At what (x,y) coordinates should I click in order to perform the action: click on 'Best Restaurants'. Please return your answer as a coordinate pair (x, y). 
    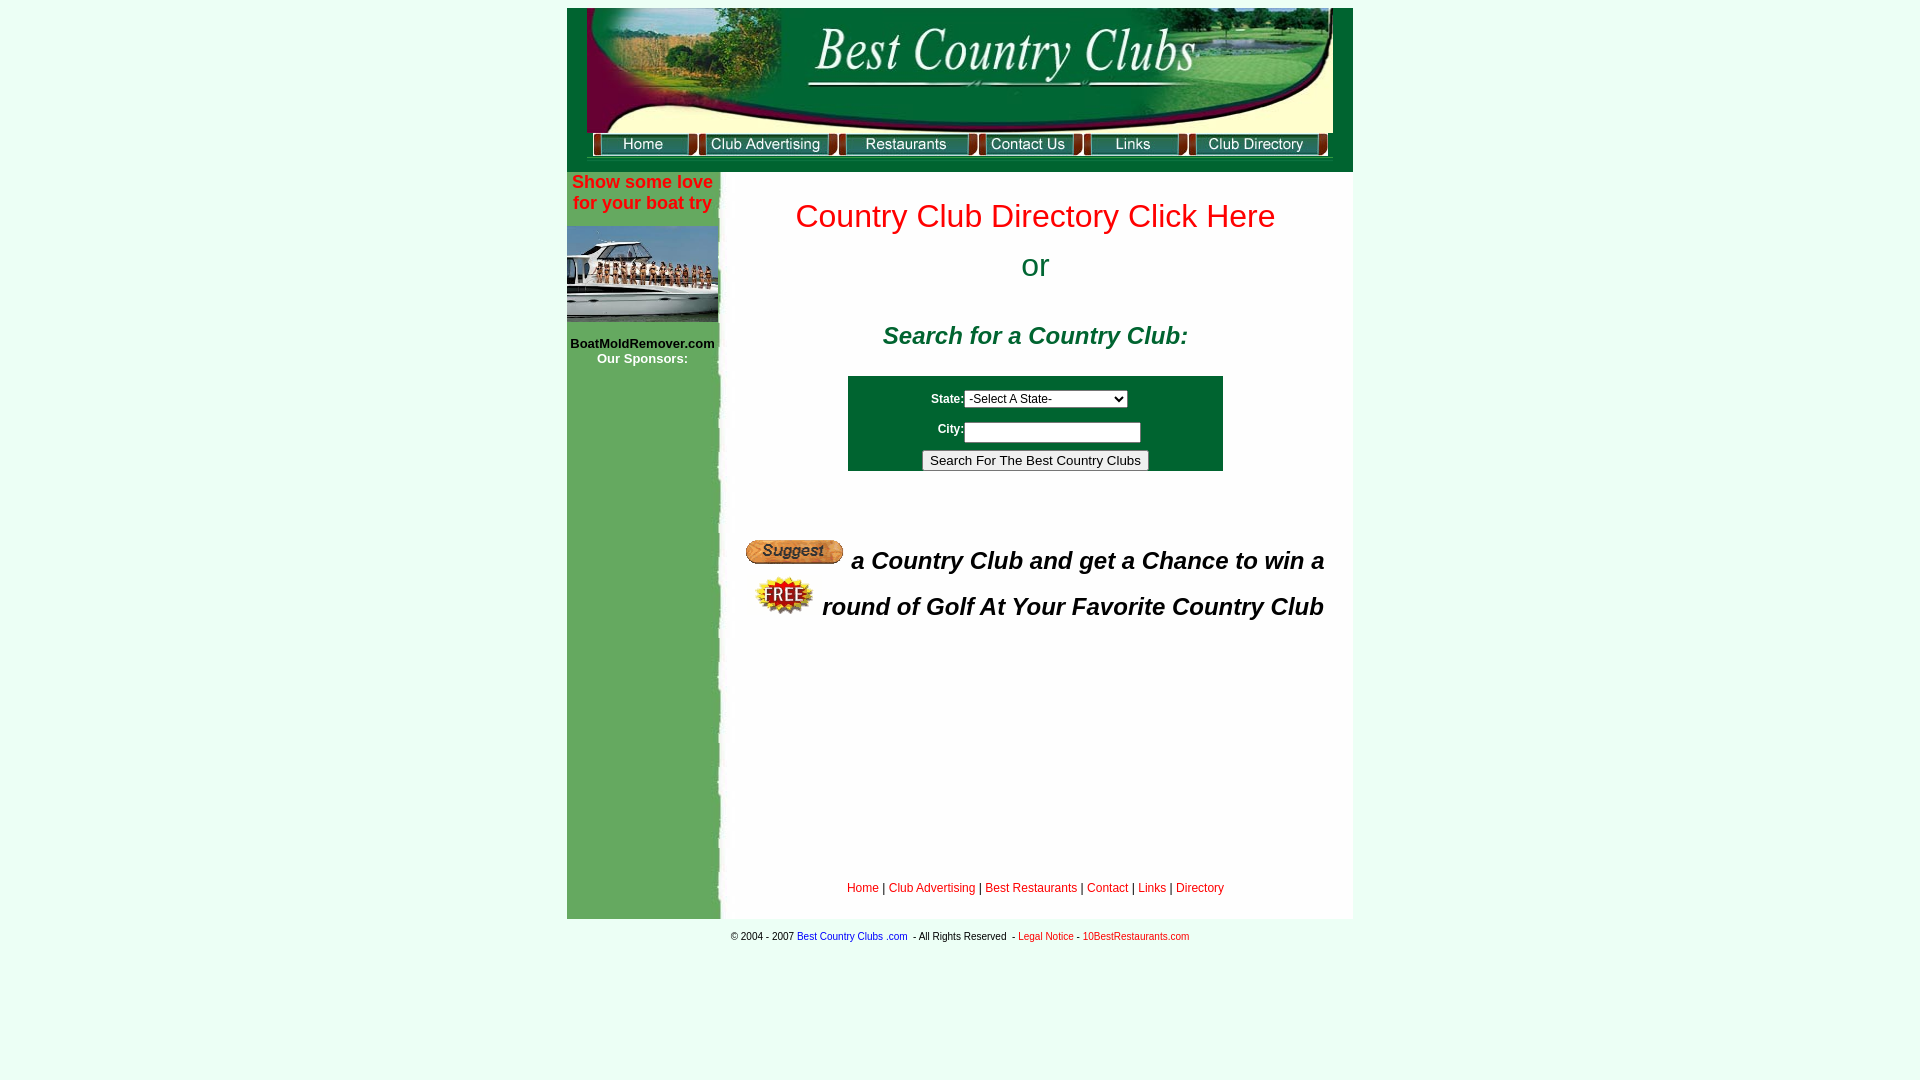
    Looking at the image, I should click on (1031, 886).